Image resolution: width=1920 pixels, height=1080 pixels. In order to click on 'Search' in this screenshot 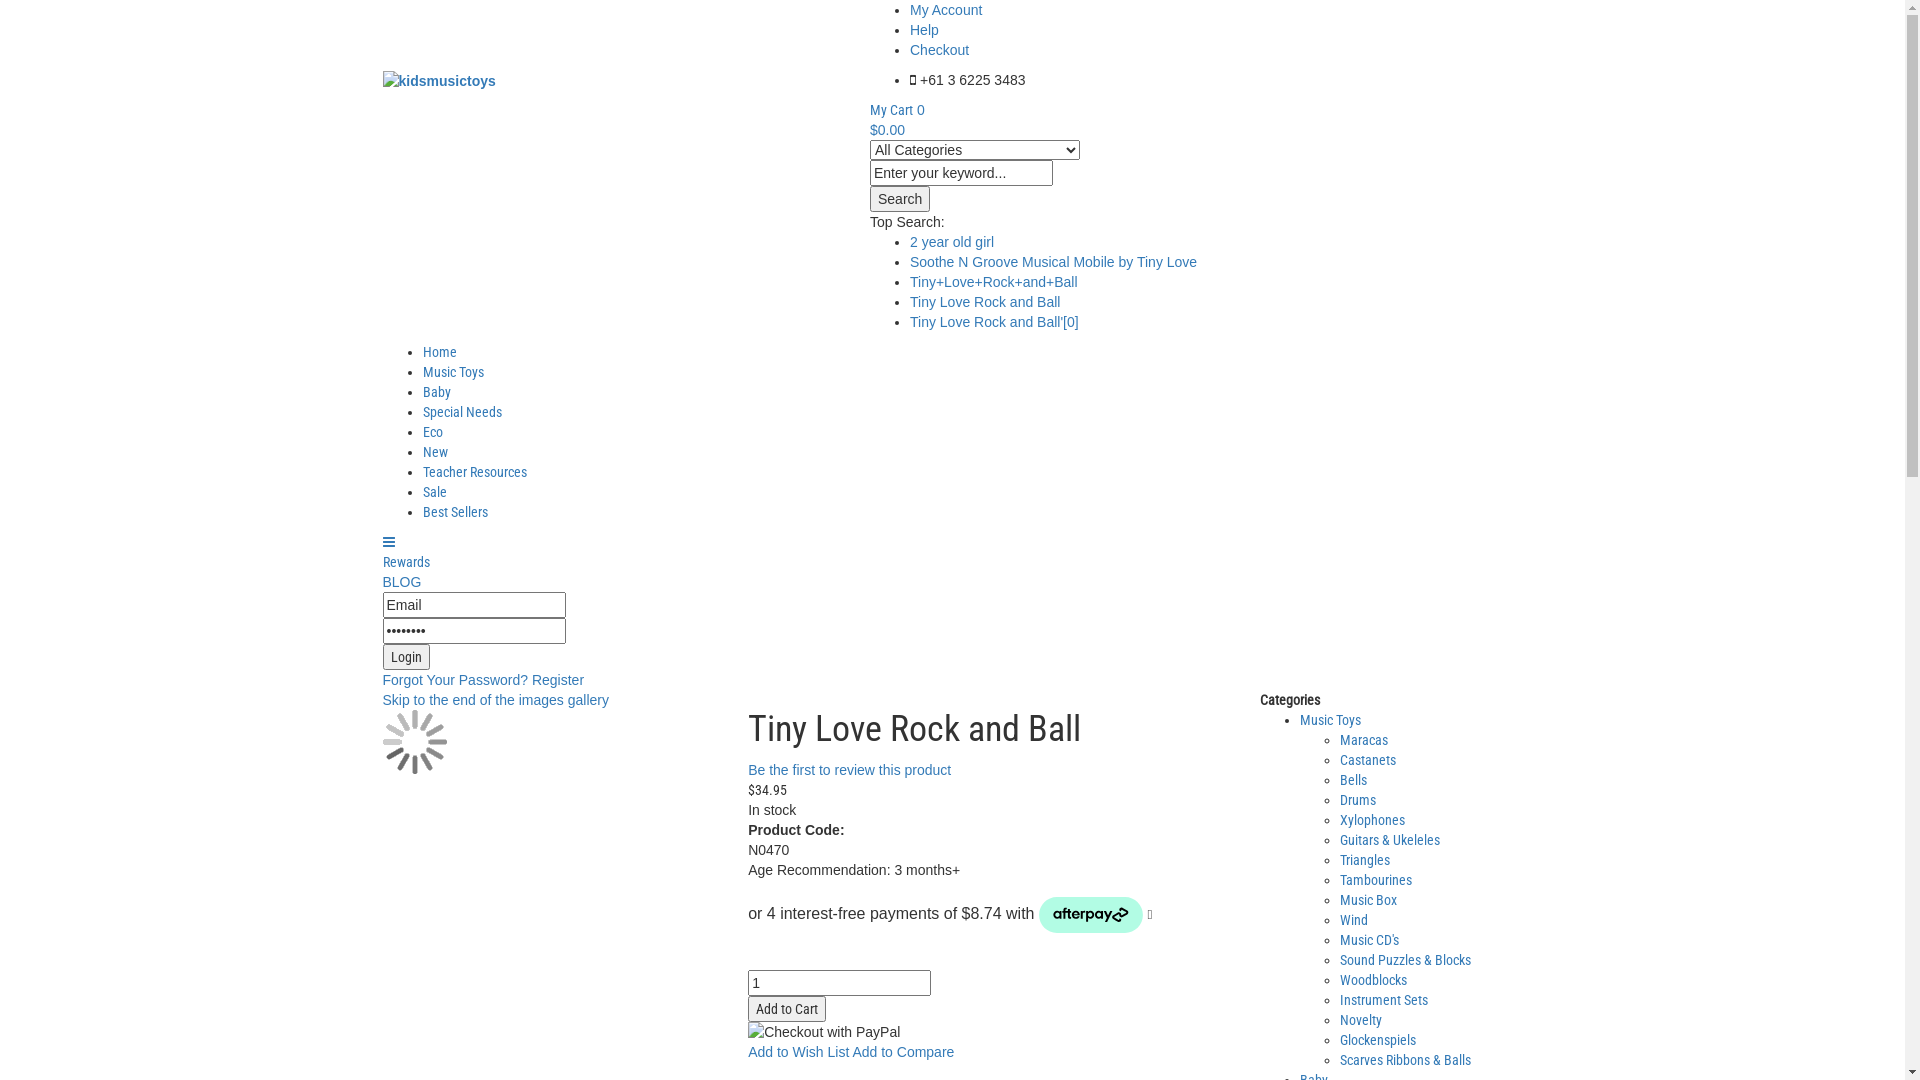, I will do `click(899, 199)`.